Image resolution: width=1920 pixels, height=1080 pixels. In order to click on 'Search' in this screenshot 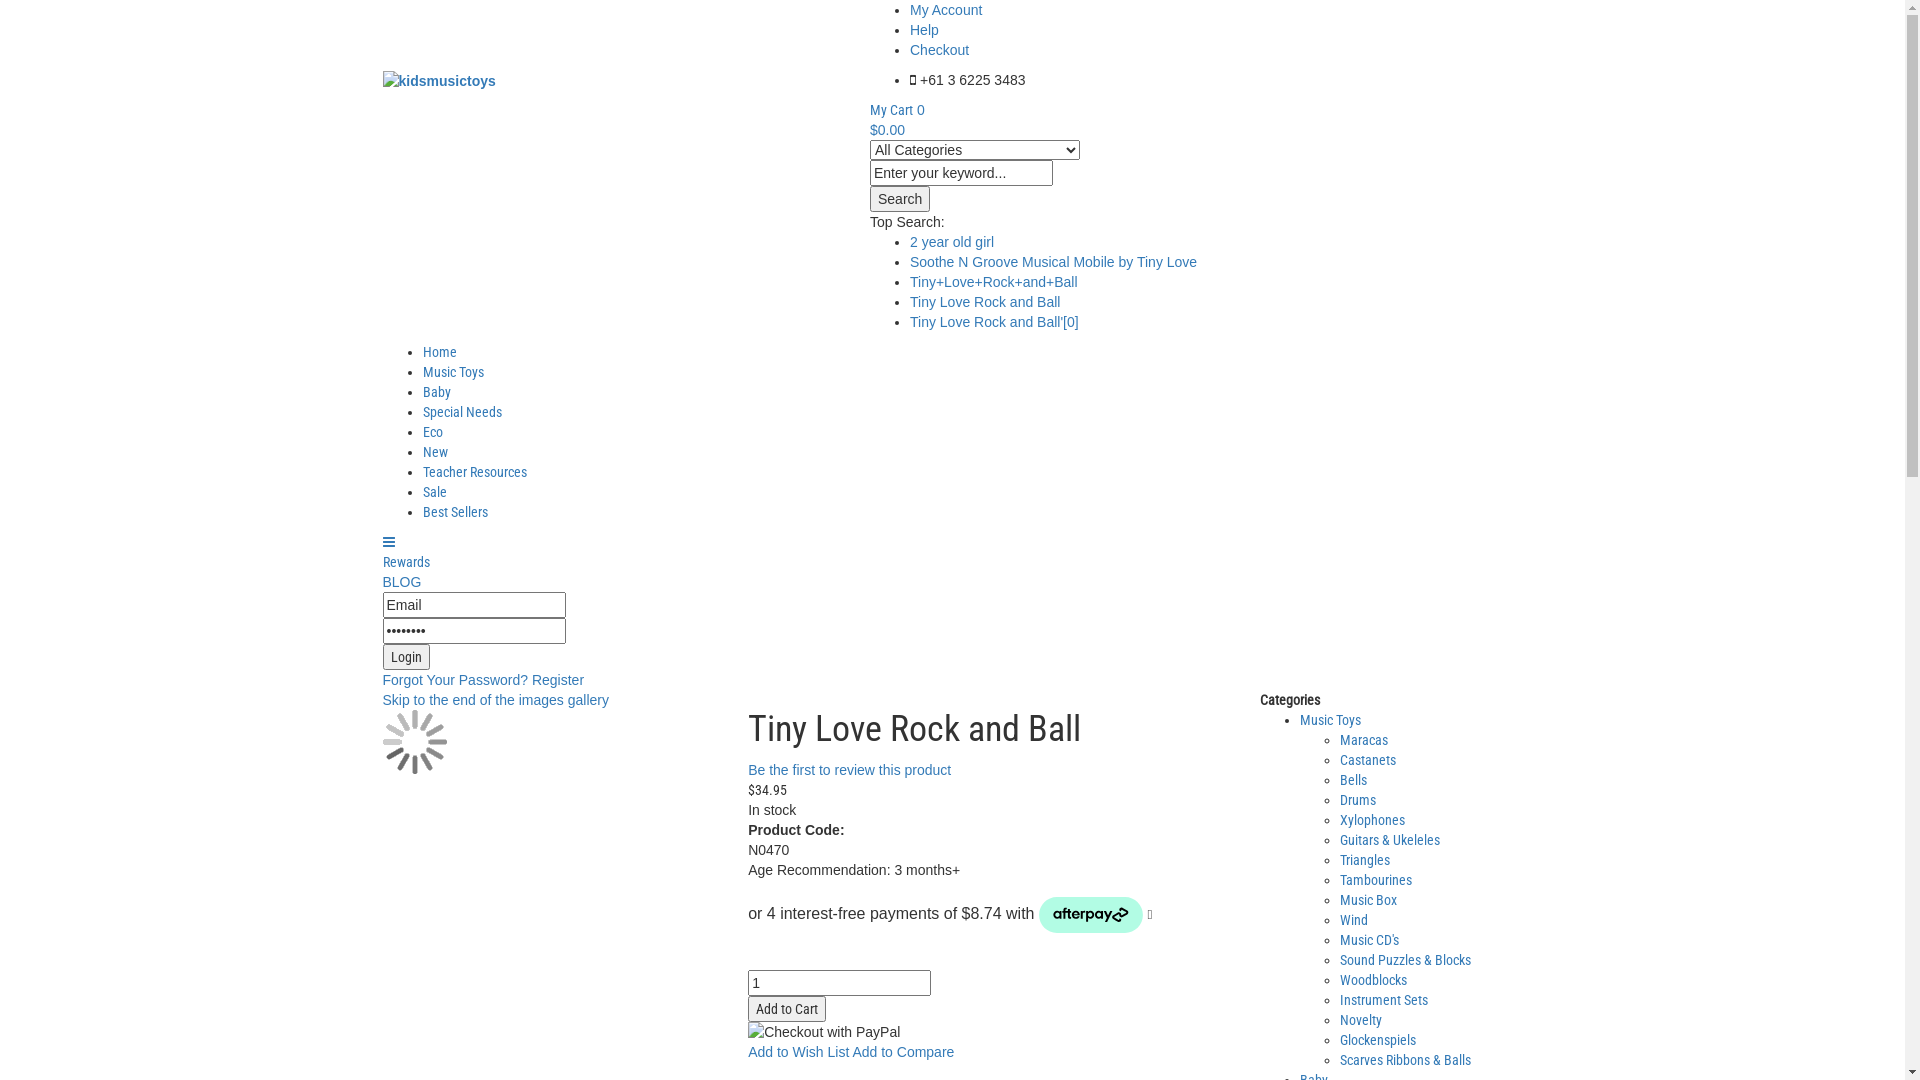, I will do `click(899, 199)`.